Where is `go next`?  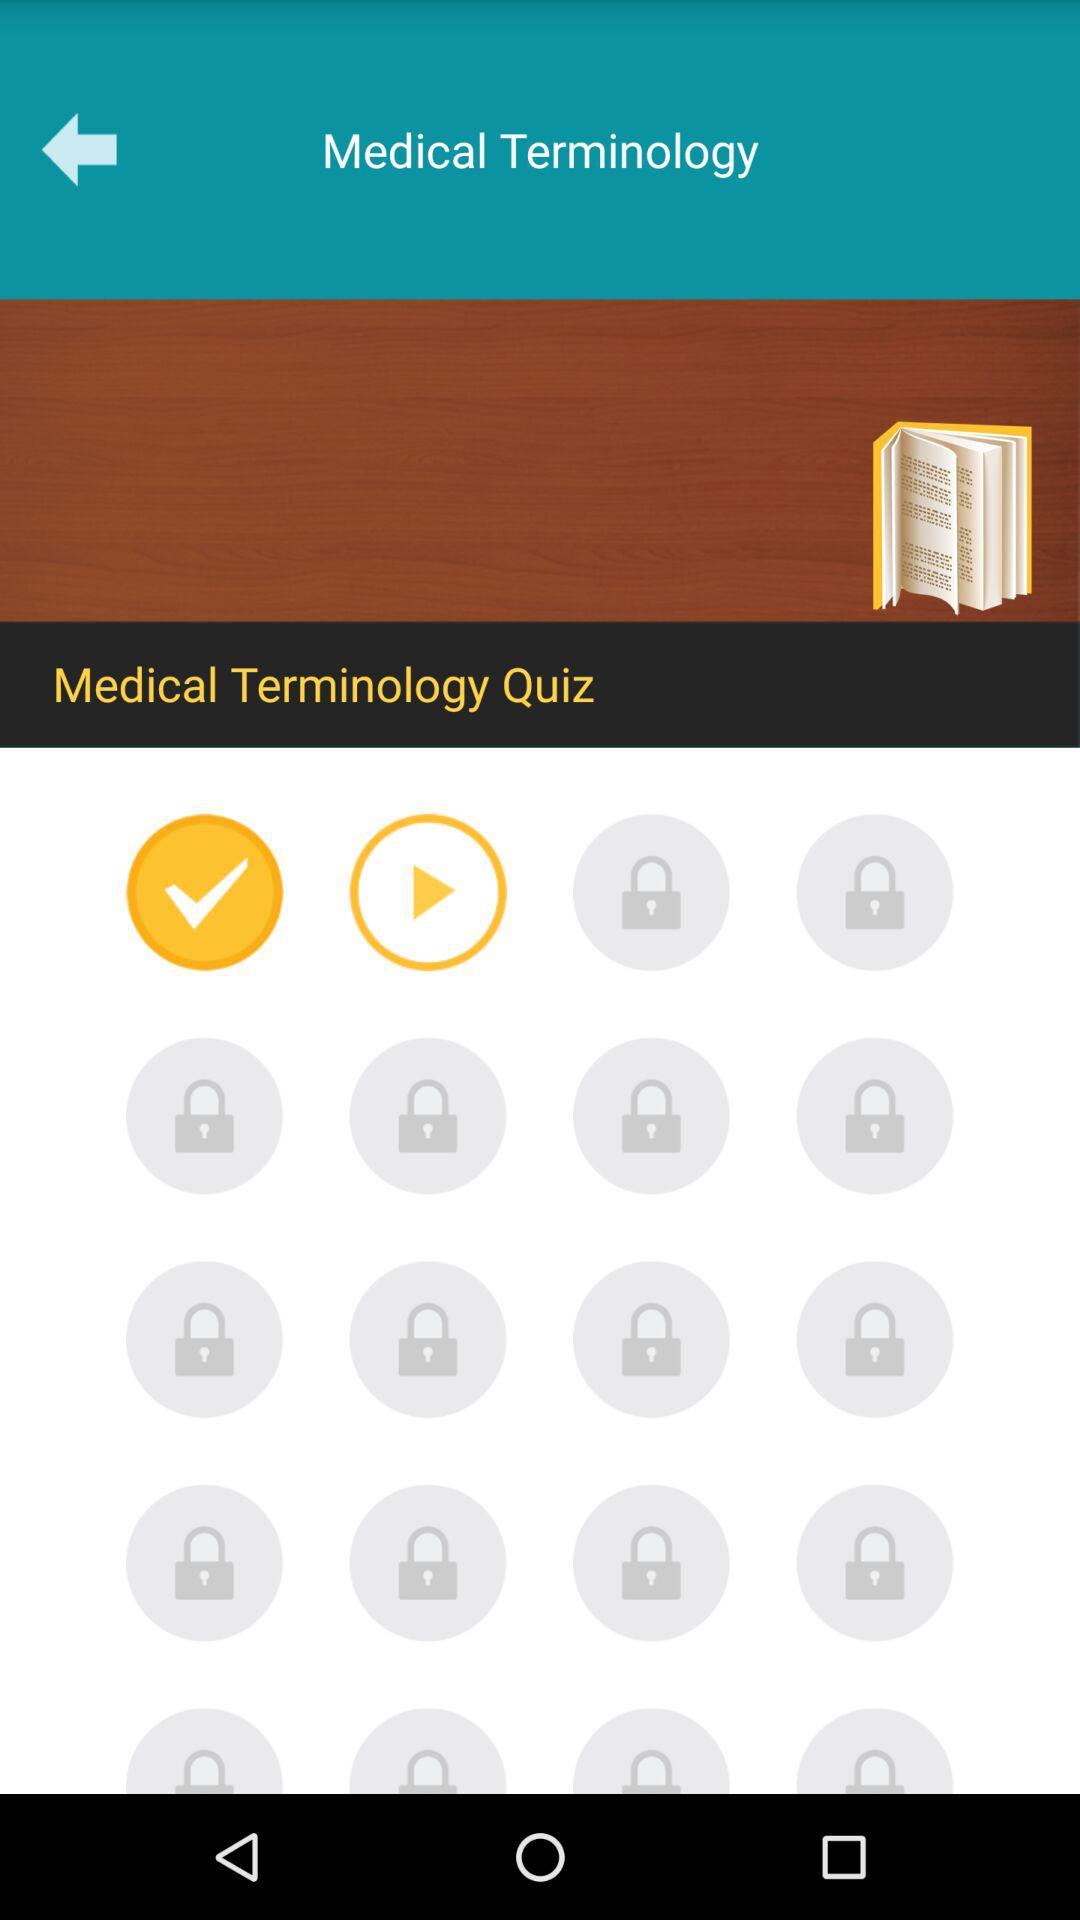 go next is located at coordinates (427, 891).